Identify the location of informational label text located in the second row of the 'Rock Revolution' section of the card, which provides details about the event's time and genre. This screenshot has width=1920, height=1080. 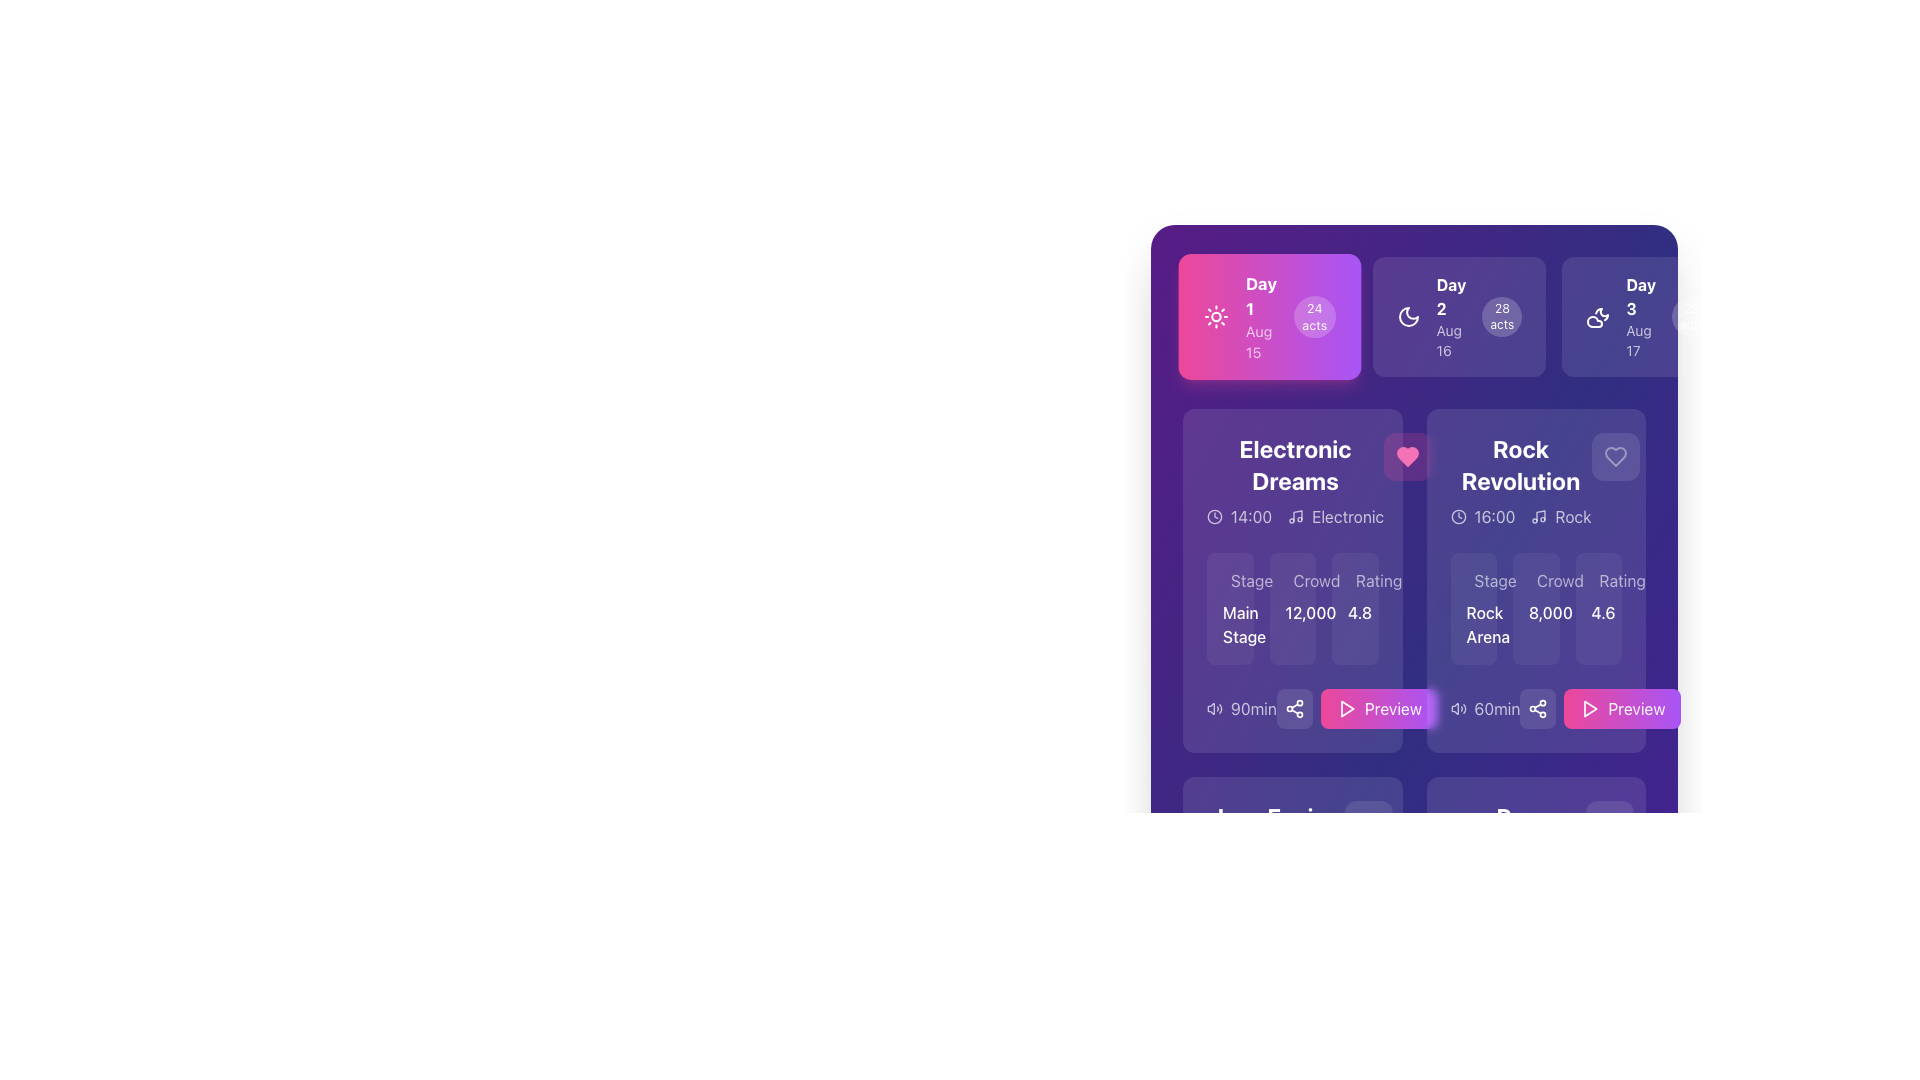
(1520, 515).